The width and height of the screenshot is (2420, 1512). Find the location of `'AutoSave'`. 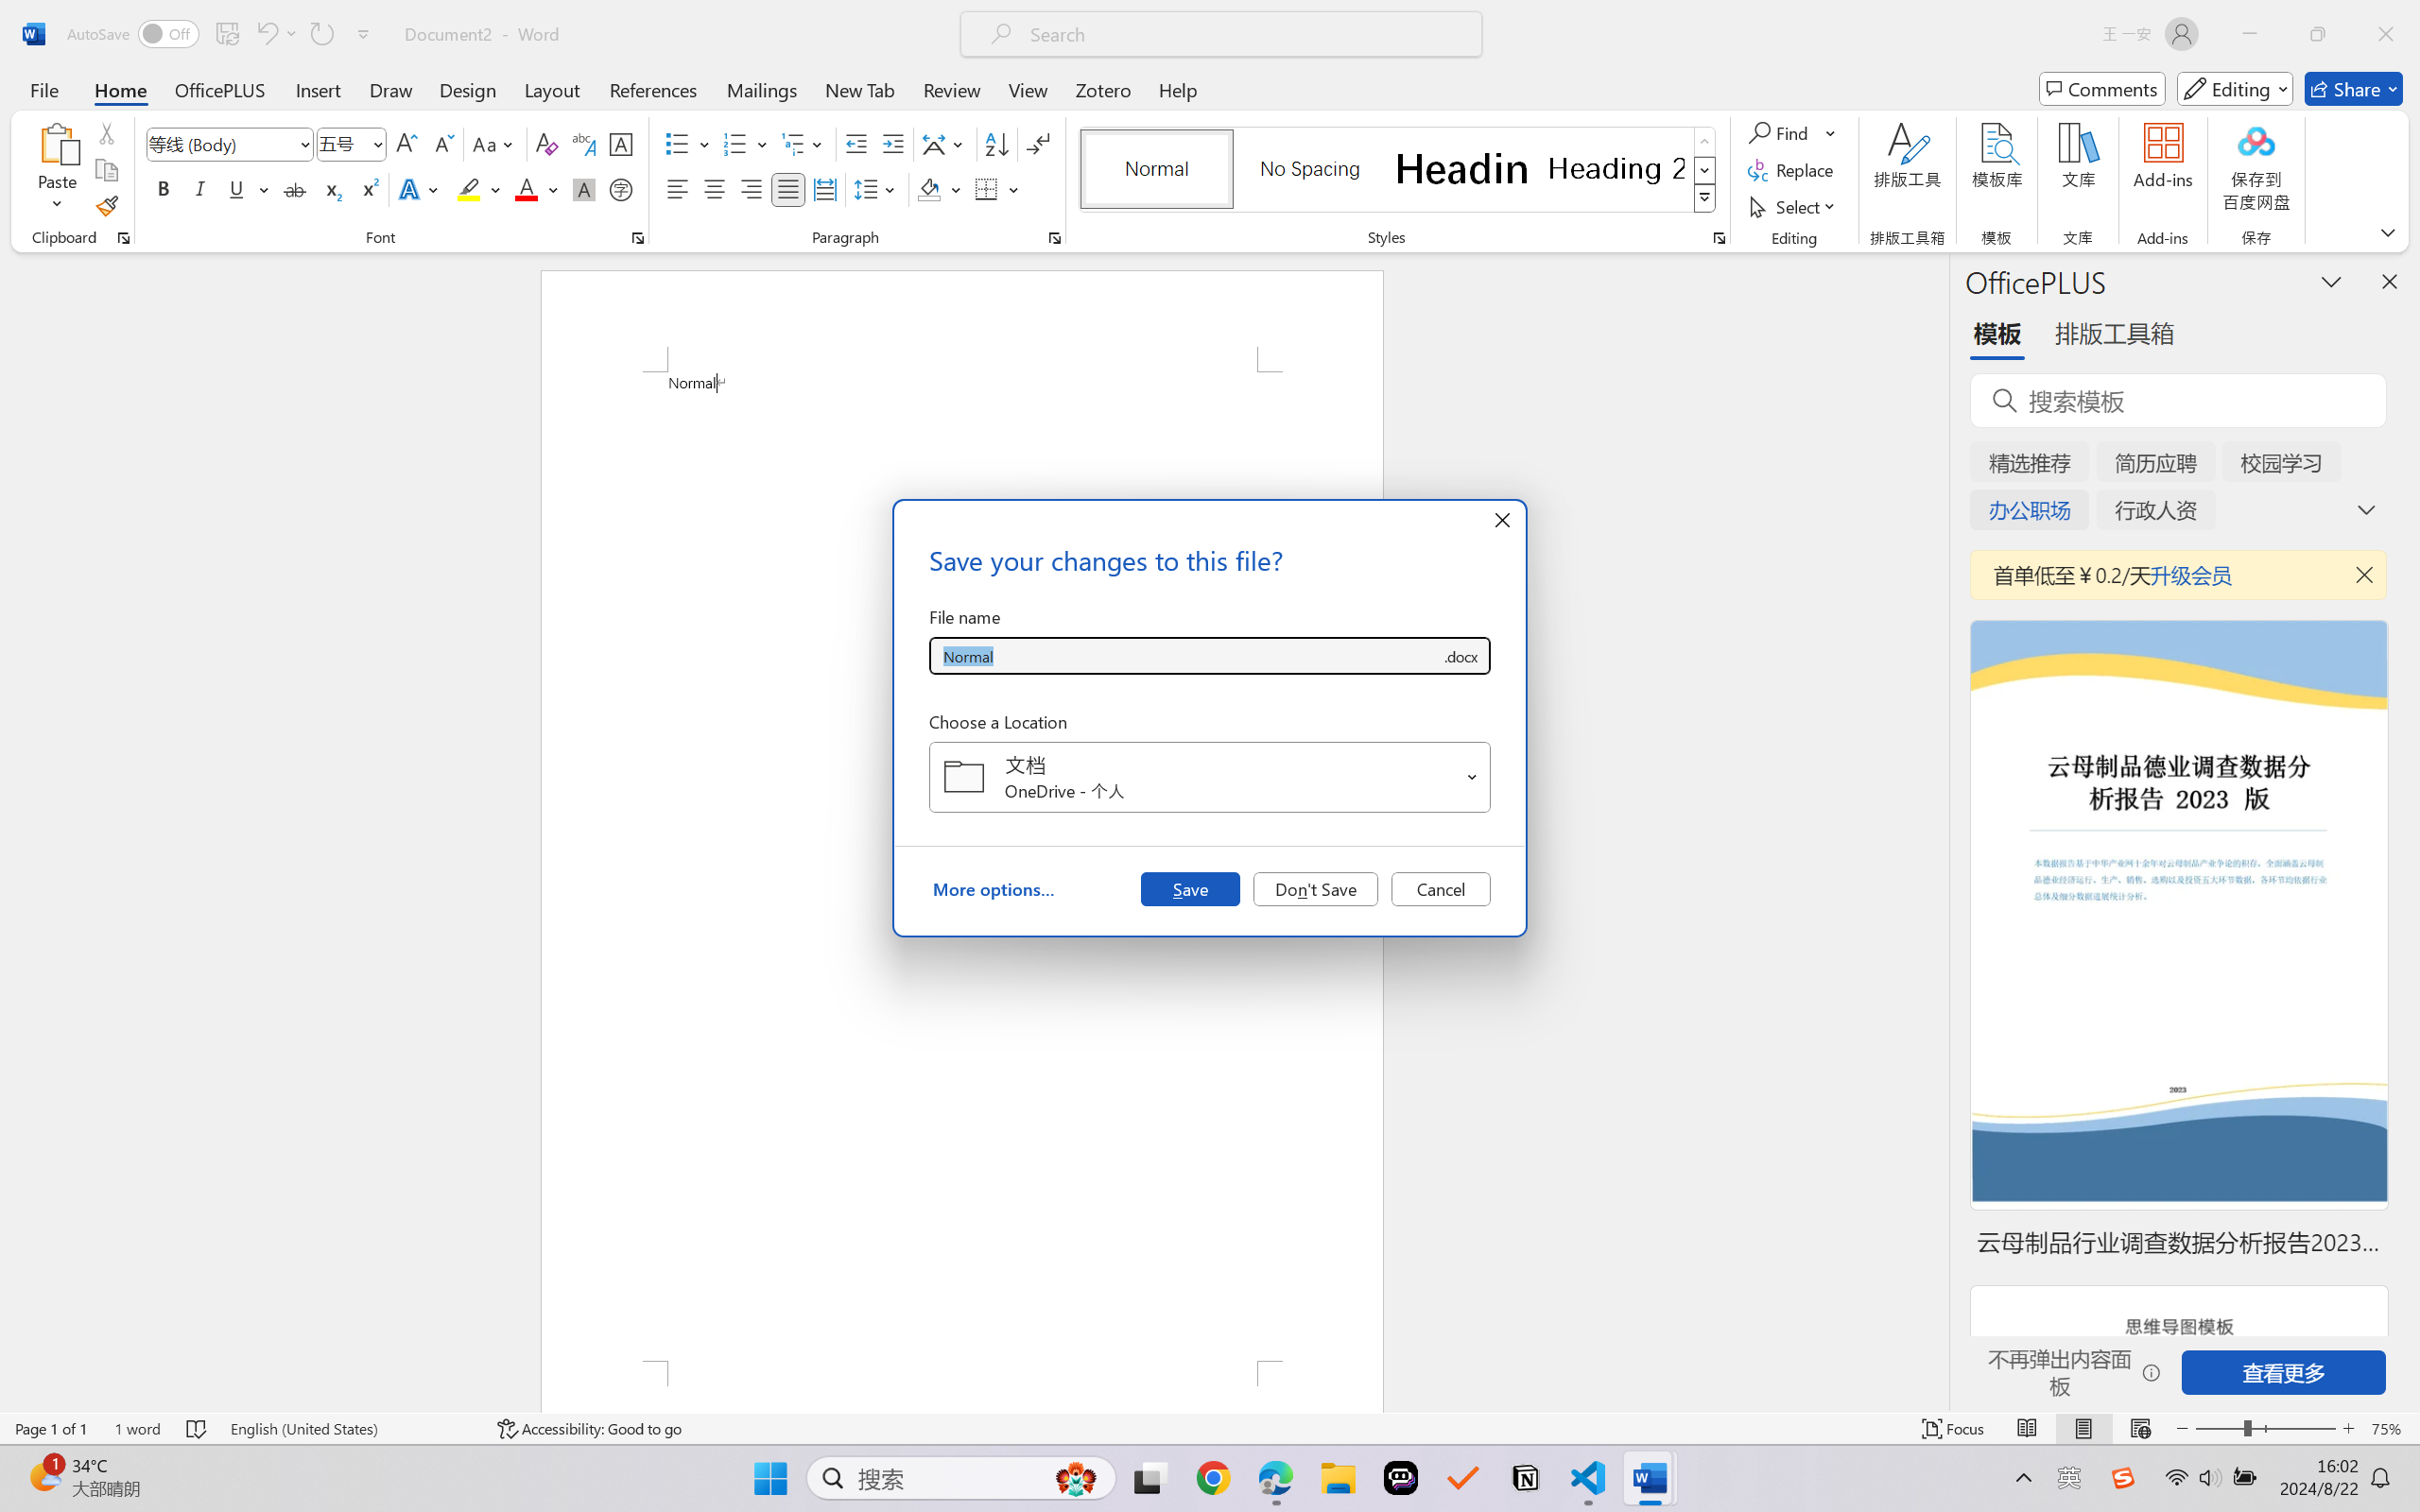

'AutoSave' is located at coordinates (133, 33).